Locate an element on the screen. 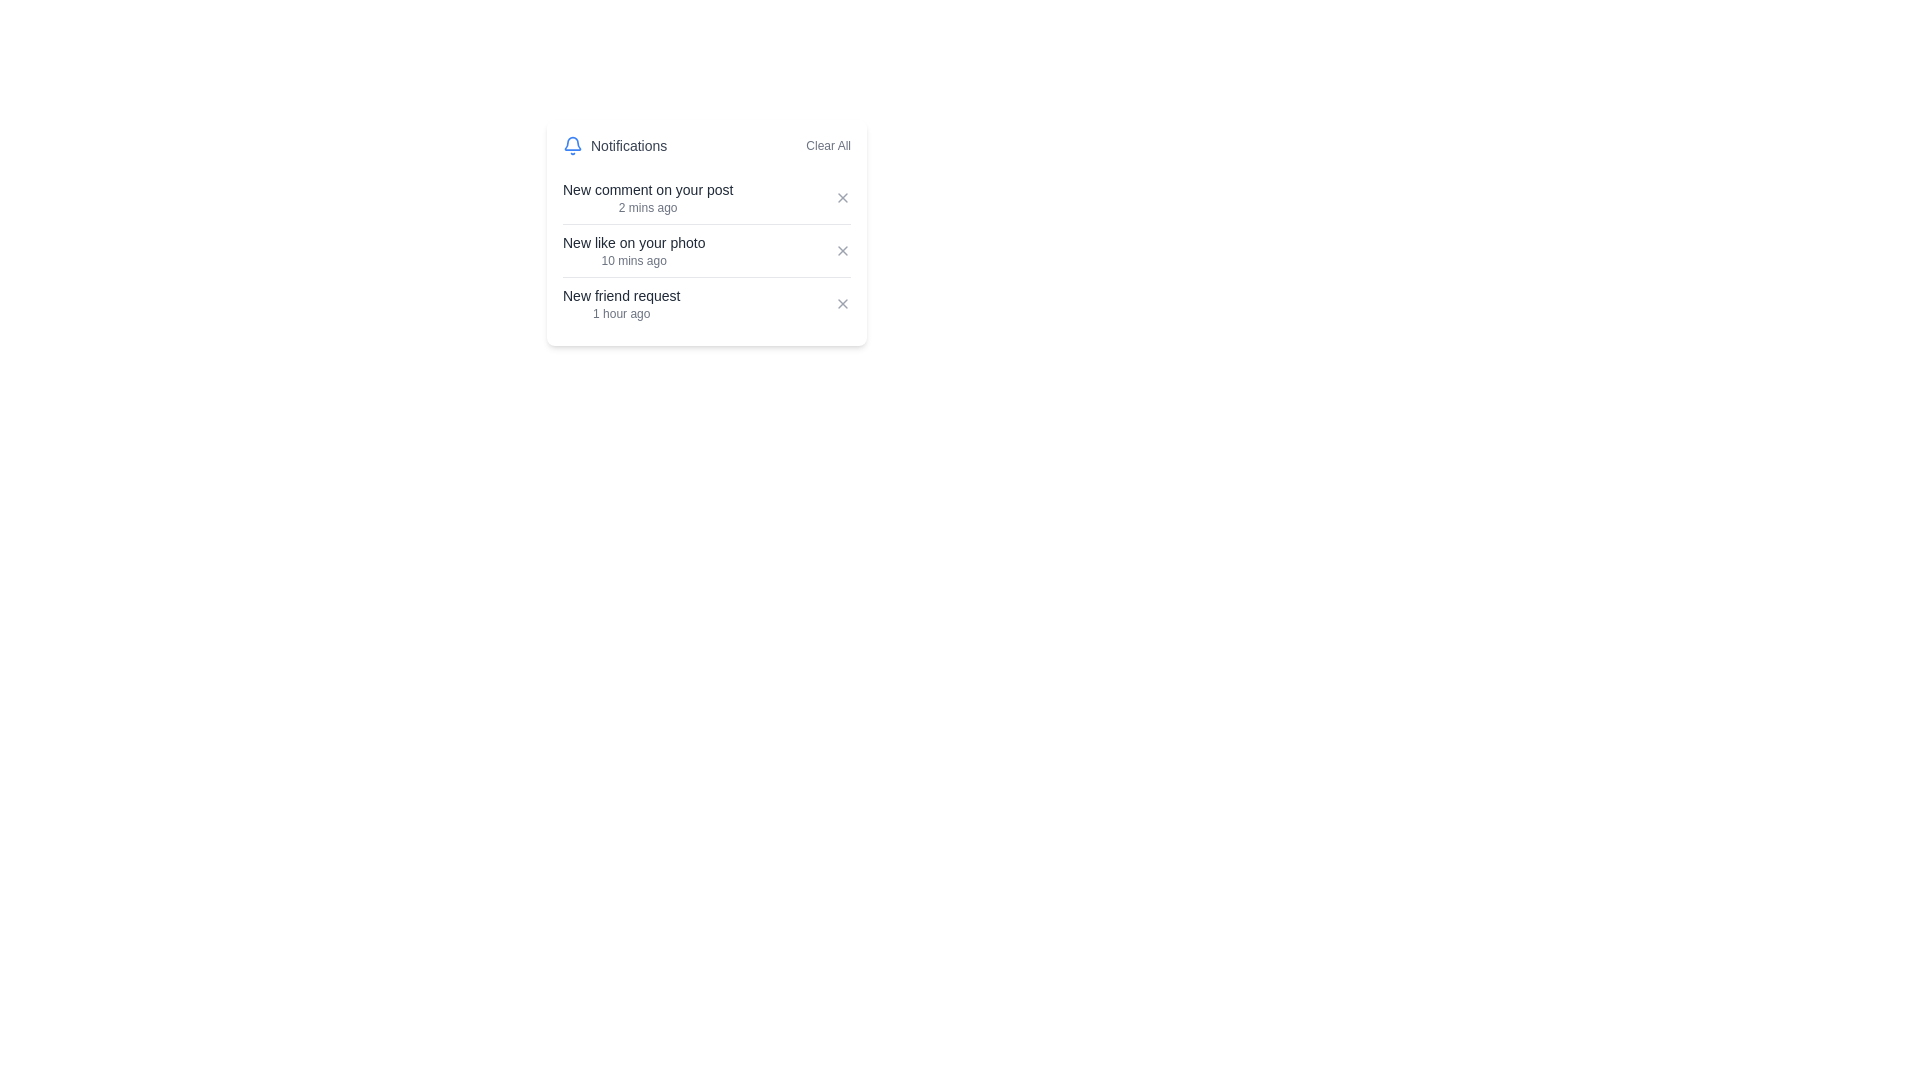 This screenshot has height=1080, width=1920. the 'Notifications' text label, which is styled in a small font with medium weight and gray color, located centrally within the top section of the notification dropdown panel is located at coordinates (628, 145).